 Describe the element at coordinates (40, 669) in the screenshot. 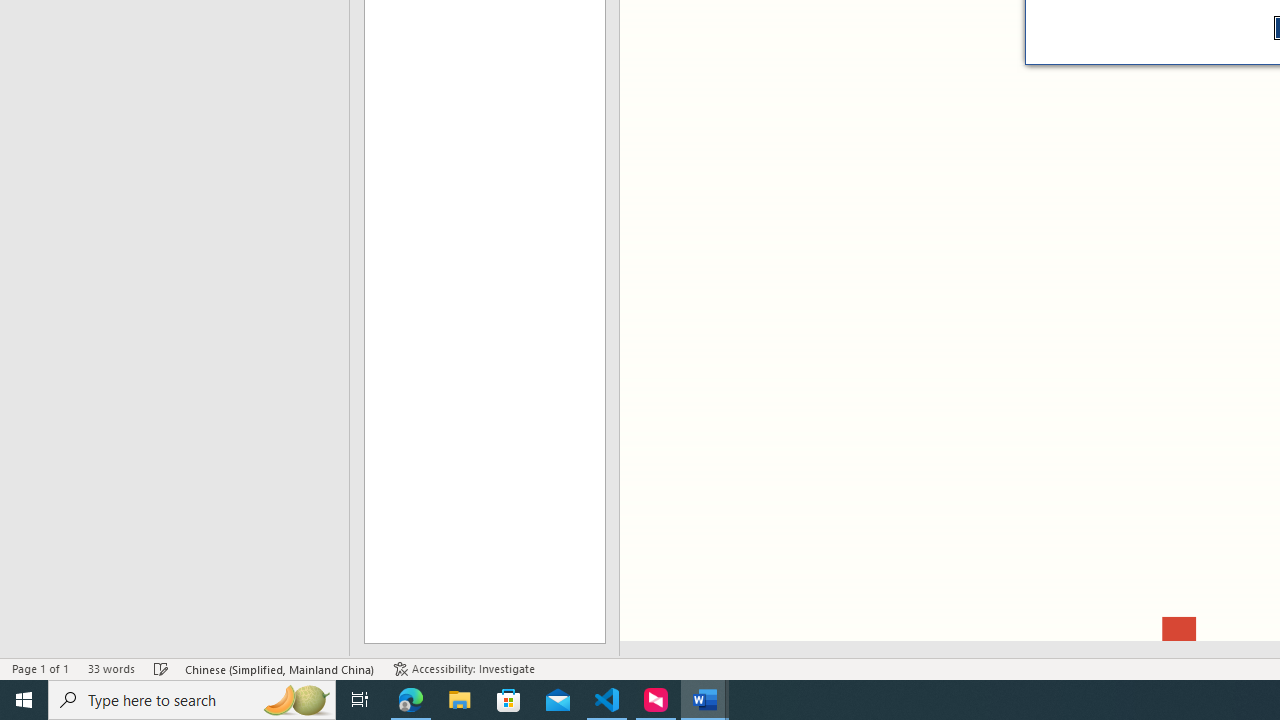

I see `'Page Number Page 1 of 1'` at that location.